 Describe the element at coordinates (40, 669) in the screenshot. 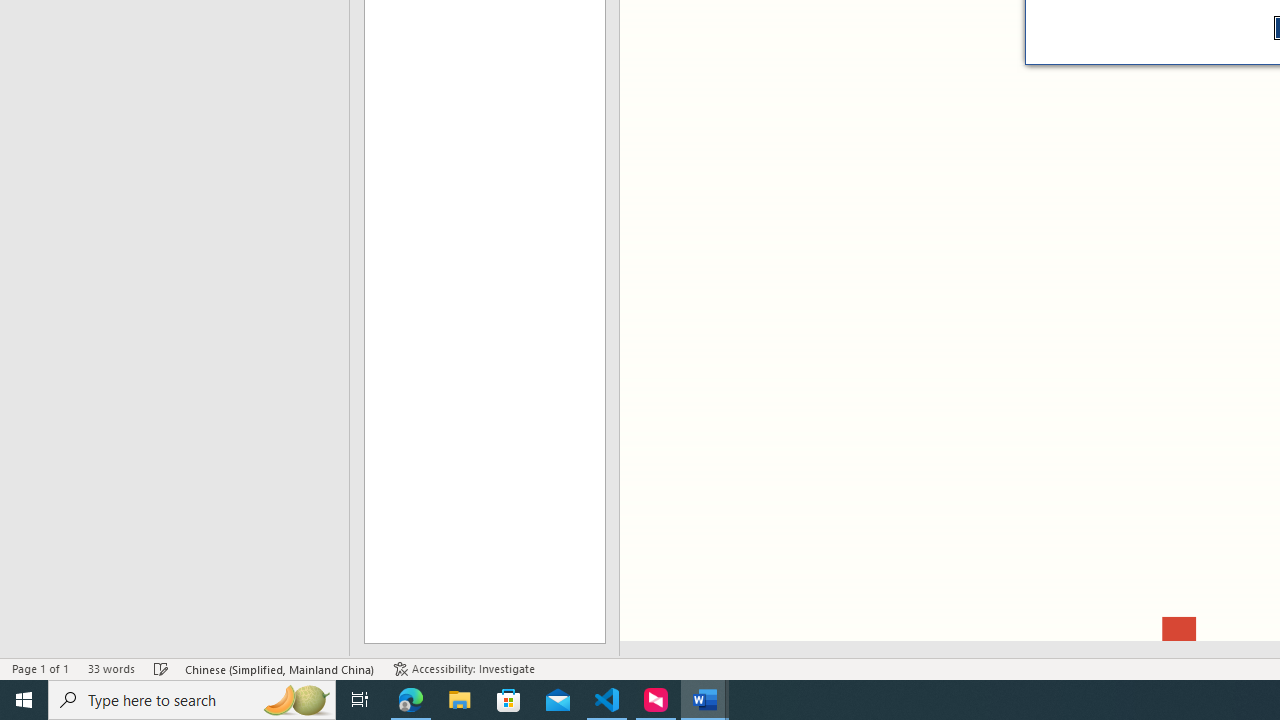

I see `'Page Number Page 1 of 1'` at that location.